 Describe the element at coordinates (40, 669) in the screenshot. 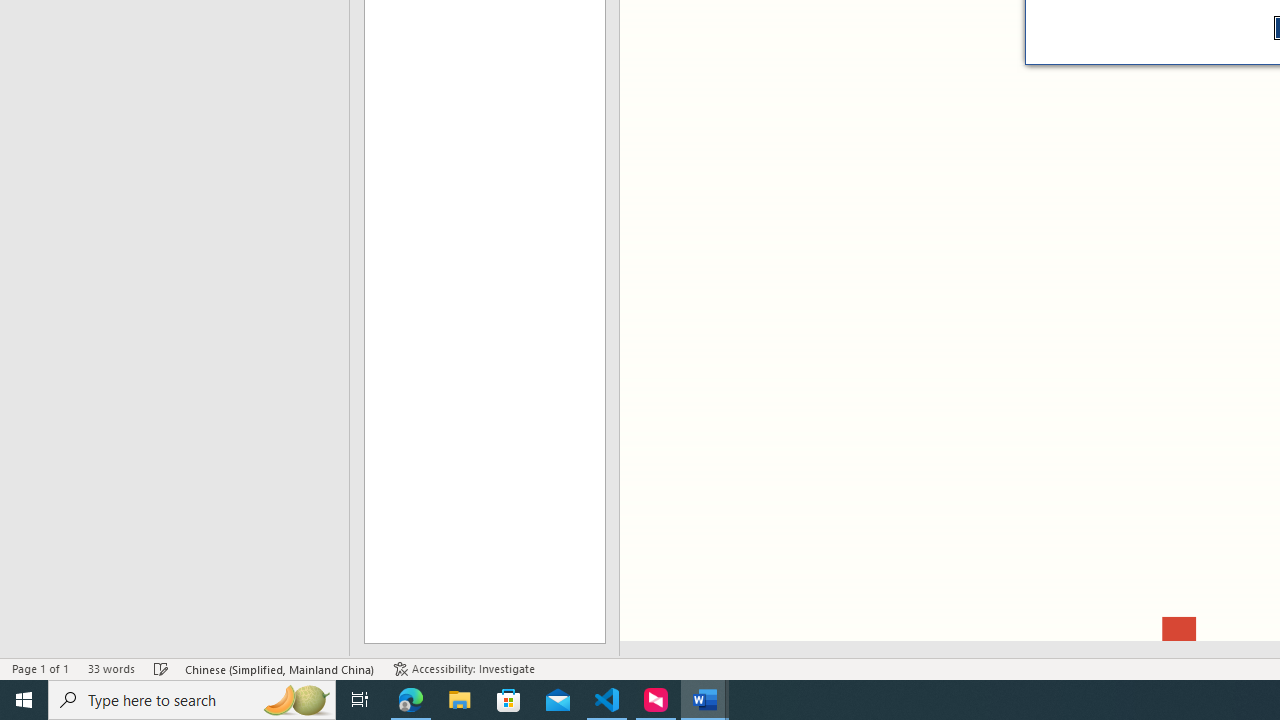

I see `'Page Number Page 1 of 1'` at that location.